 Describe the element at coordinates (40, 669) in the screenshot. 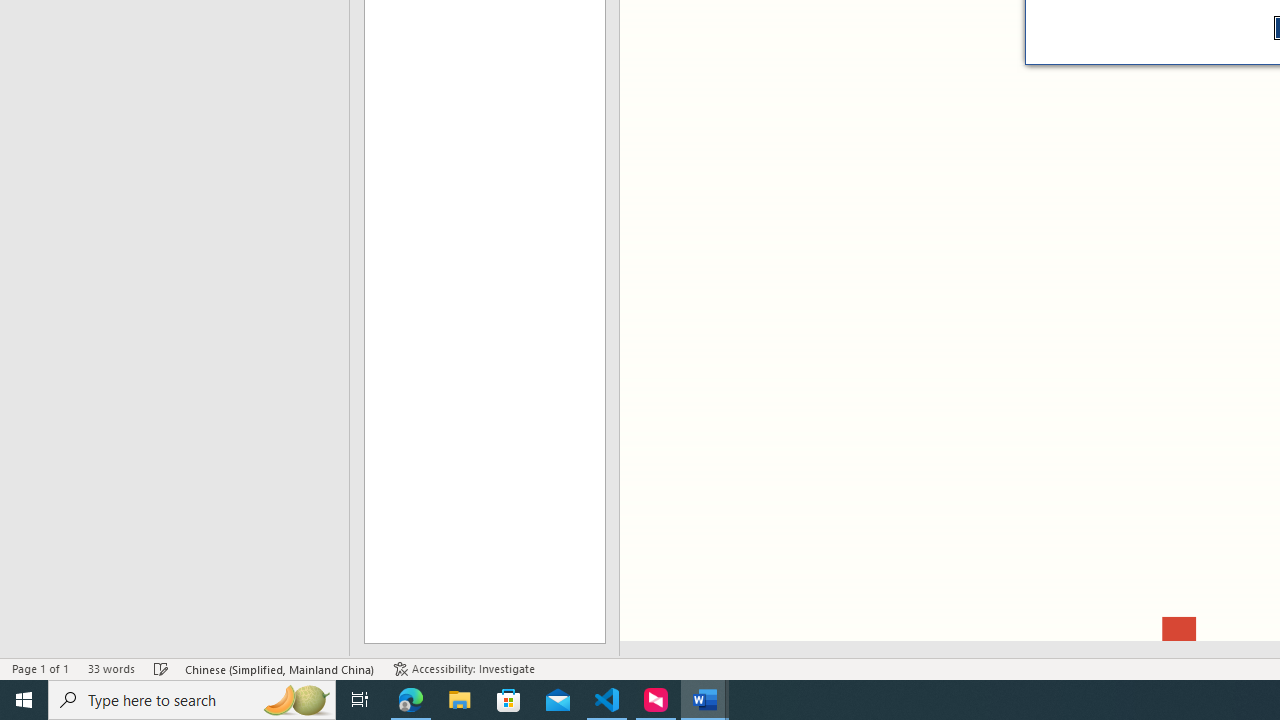

I see `'Page Number Page 1 of 1'` at that location.